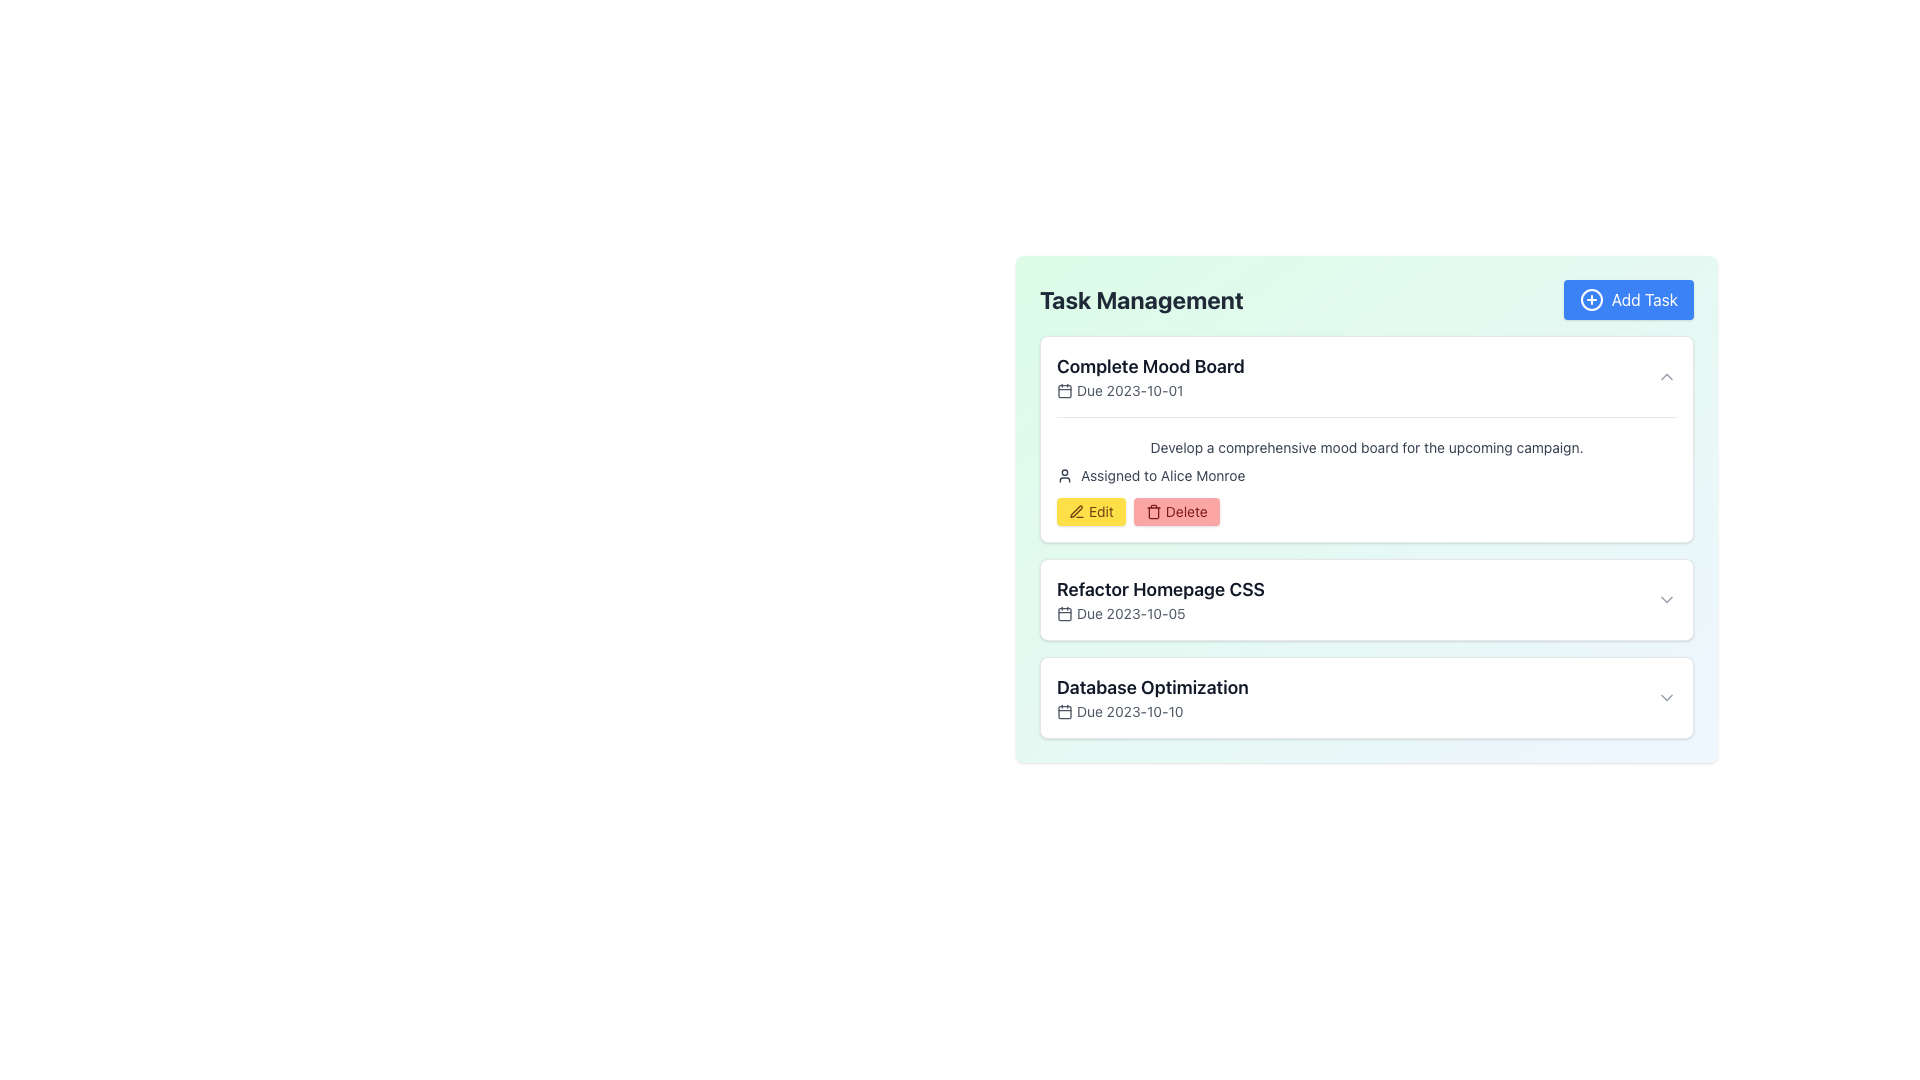  Describe the element at coordinates (1141, 300) in the screenshot. I see `the static text display element titled 'Task Management', which is styled in large bold dark gray font against a light green background, located at the upper left section of the interface` at that location.